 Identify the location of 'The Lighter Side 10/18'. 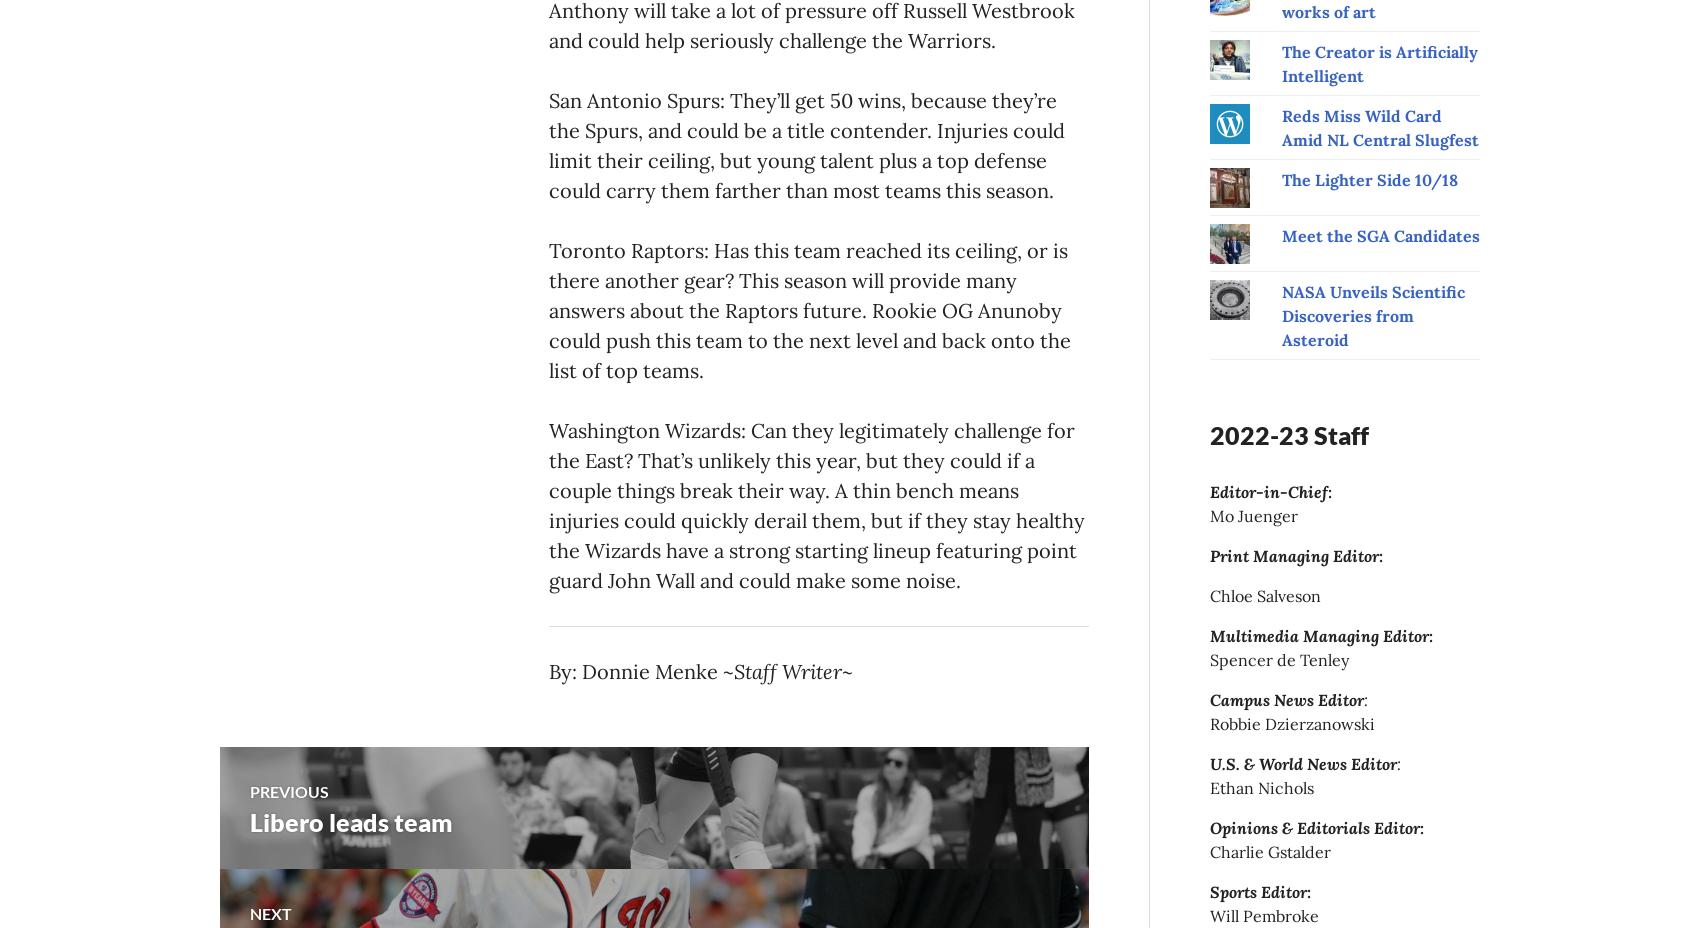
(1280, 179).